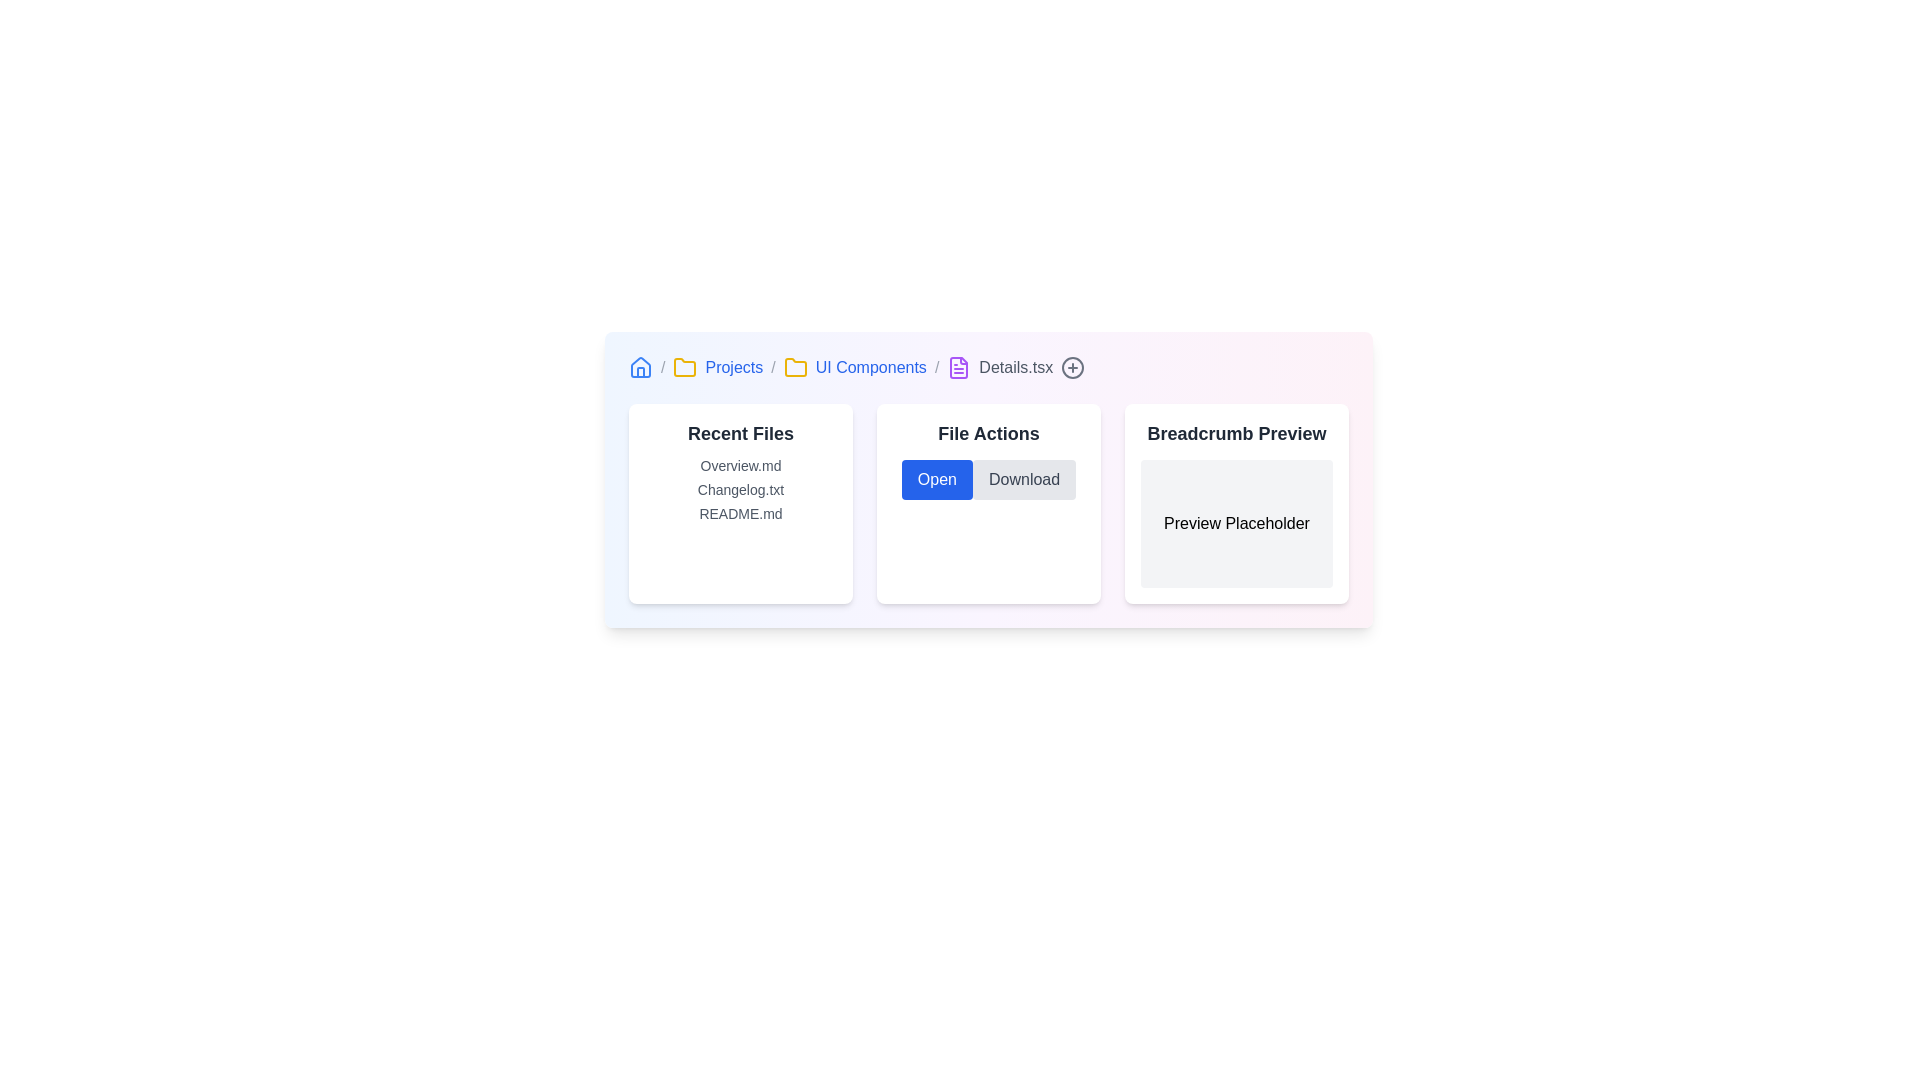  I want to click on the house icon button located at the beginning of the breadcrumb navigation bar, so click(641, 366).